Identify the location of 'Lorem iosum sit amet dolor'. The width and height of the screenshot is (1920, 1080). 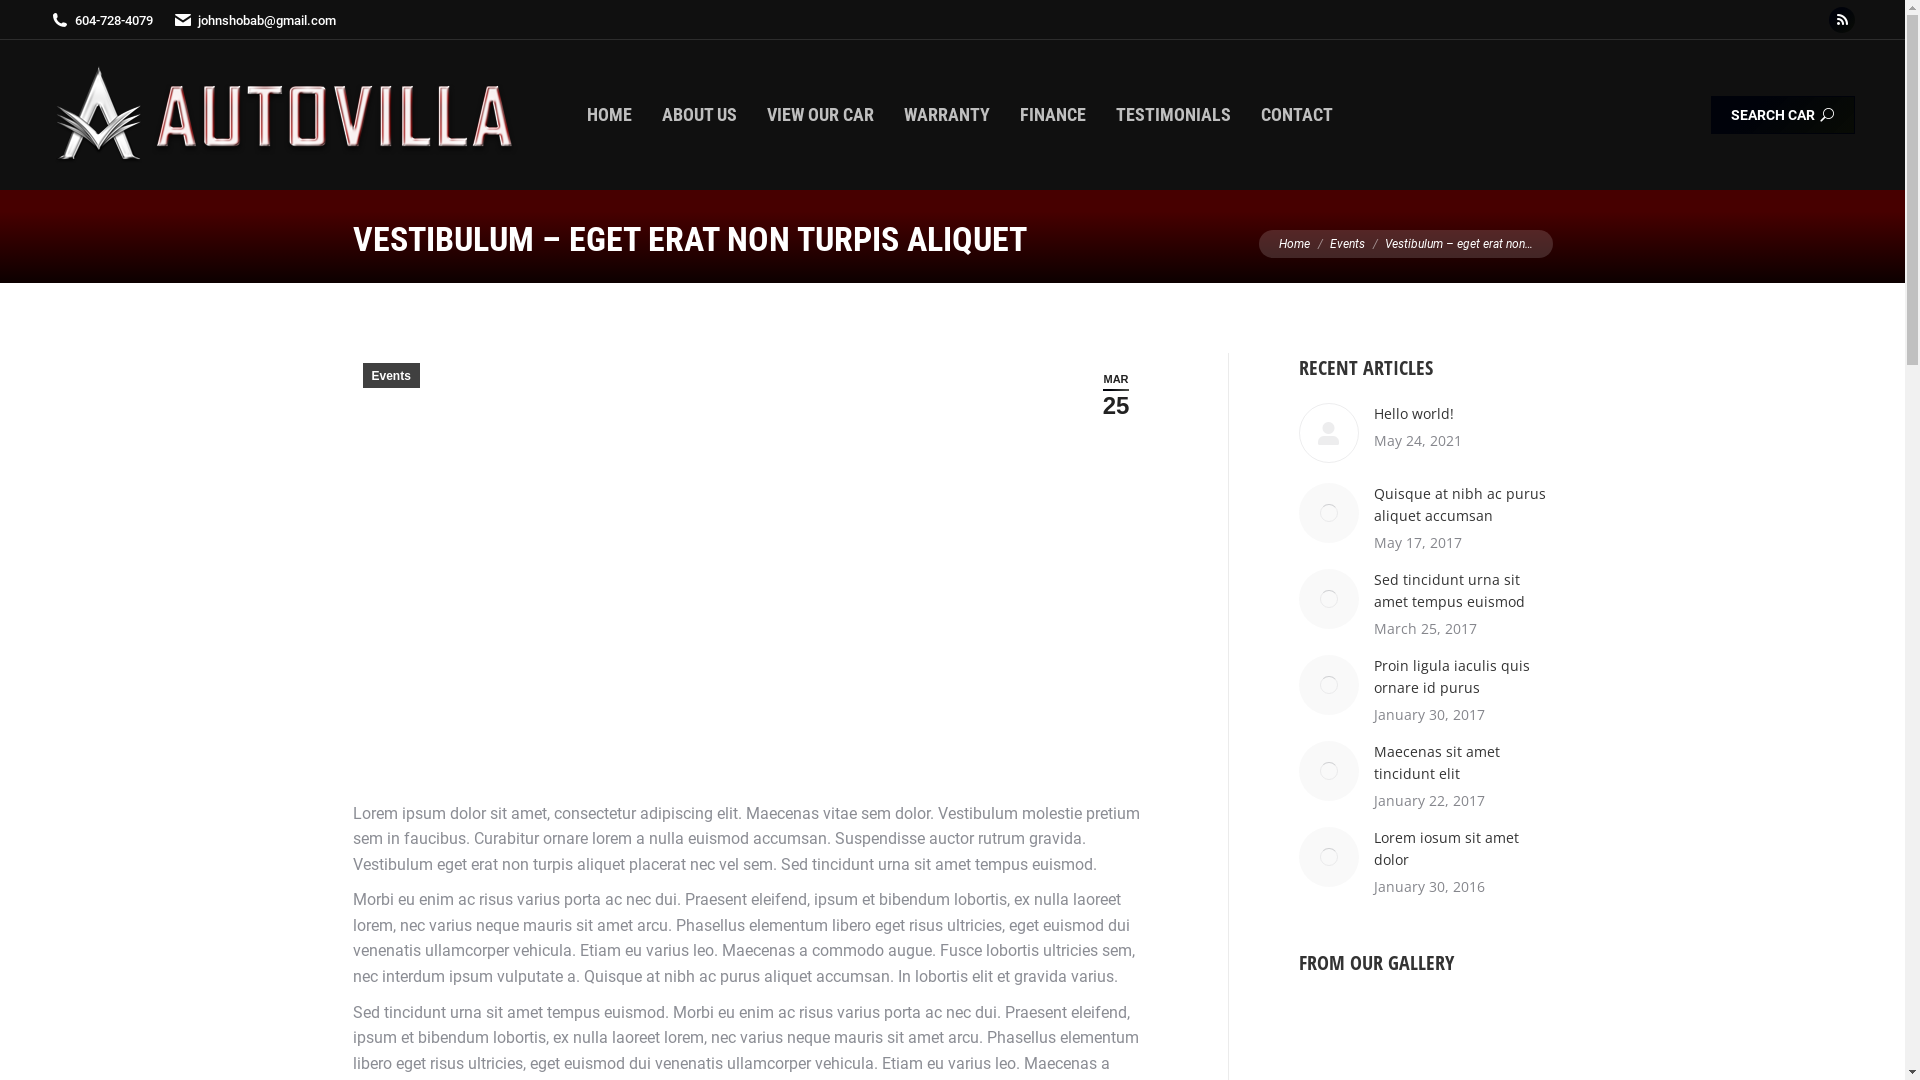
(1463, 848).